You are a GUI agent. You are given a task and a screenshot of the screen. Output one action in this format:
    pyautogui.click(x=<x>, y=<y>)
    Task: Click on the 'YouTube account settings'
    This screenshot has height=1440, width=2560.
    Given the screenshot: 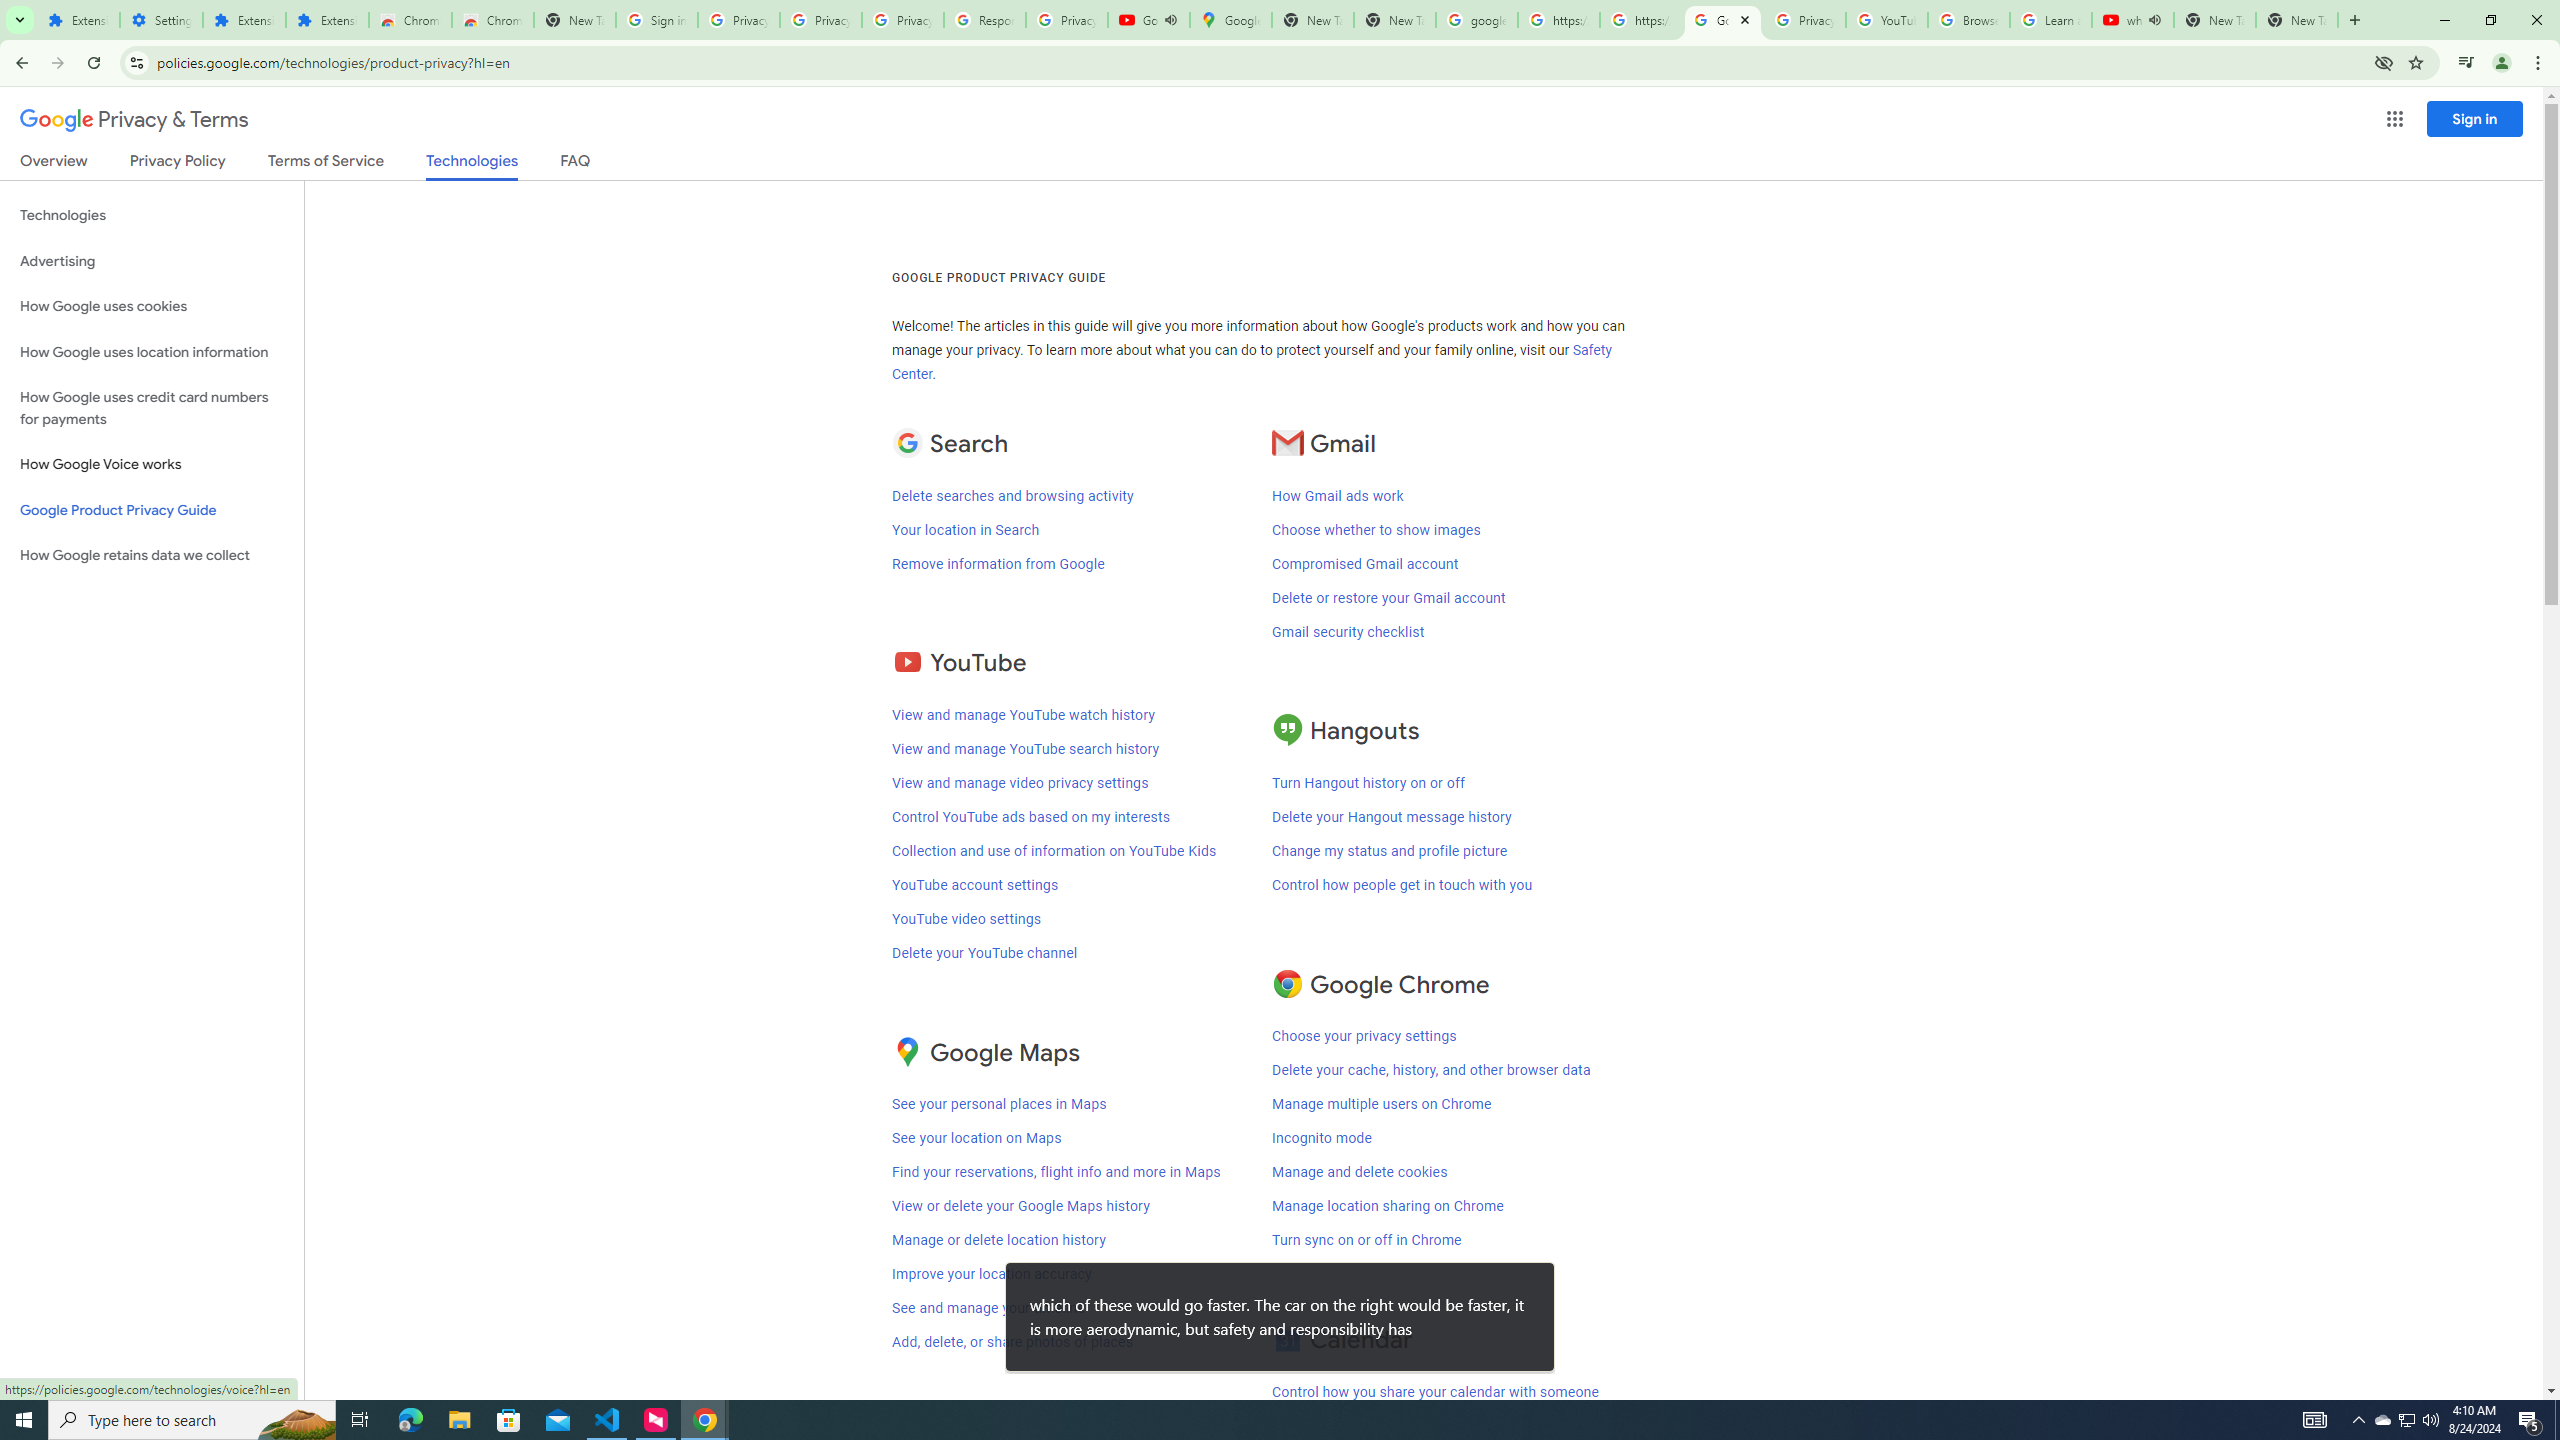 What is the action you would take?
    pyautogui.click(x=974, y=884)
    